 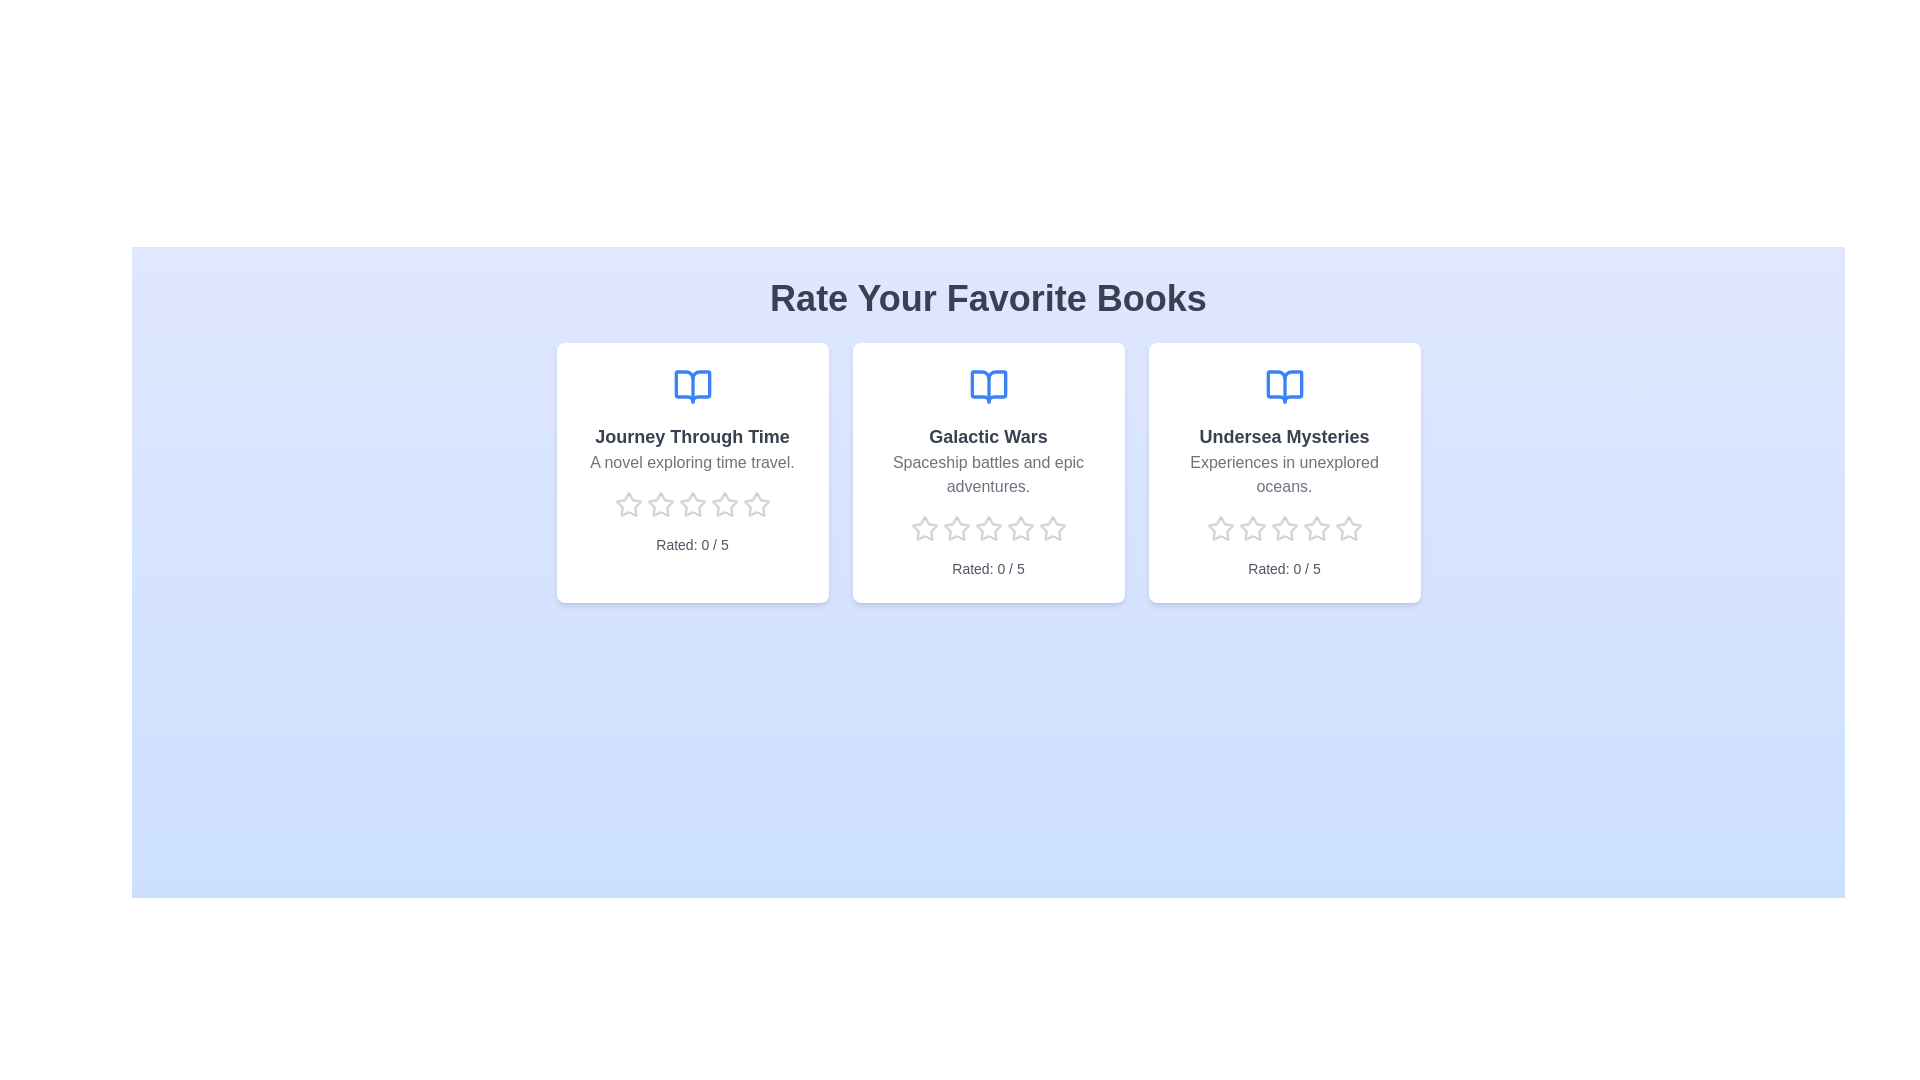 I want to click on the rating of a book to 5 stars by clicking on the corresponding star, so click(x=755, y=504).